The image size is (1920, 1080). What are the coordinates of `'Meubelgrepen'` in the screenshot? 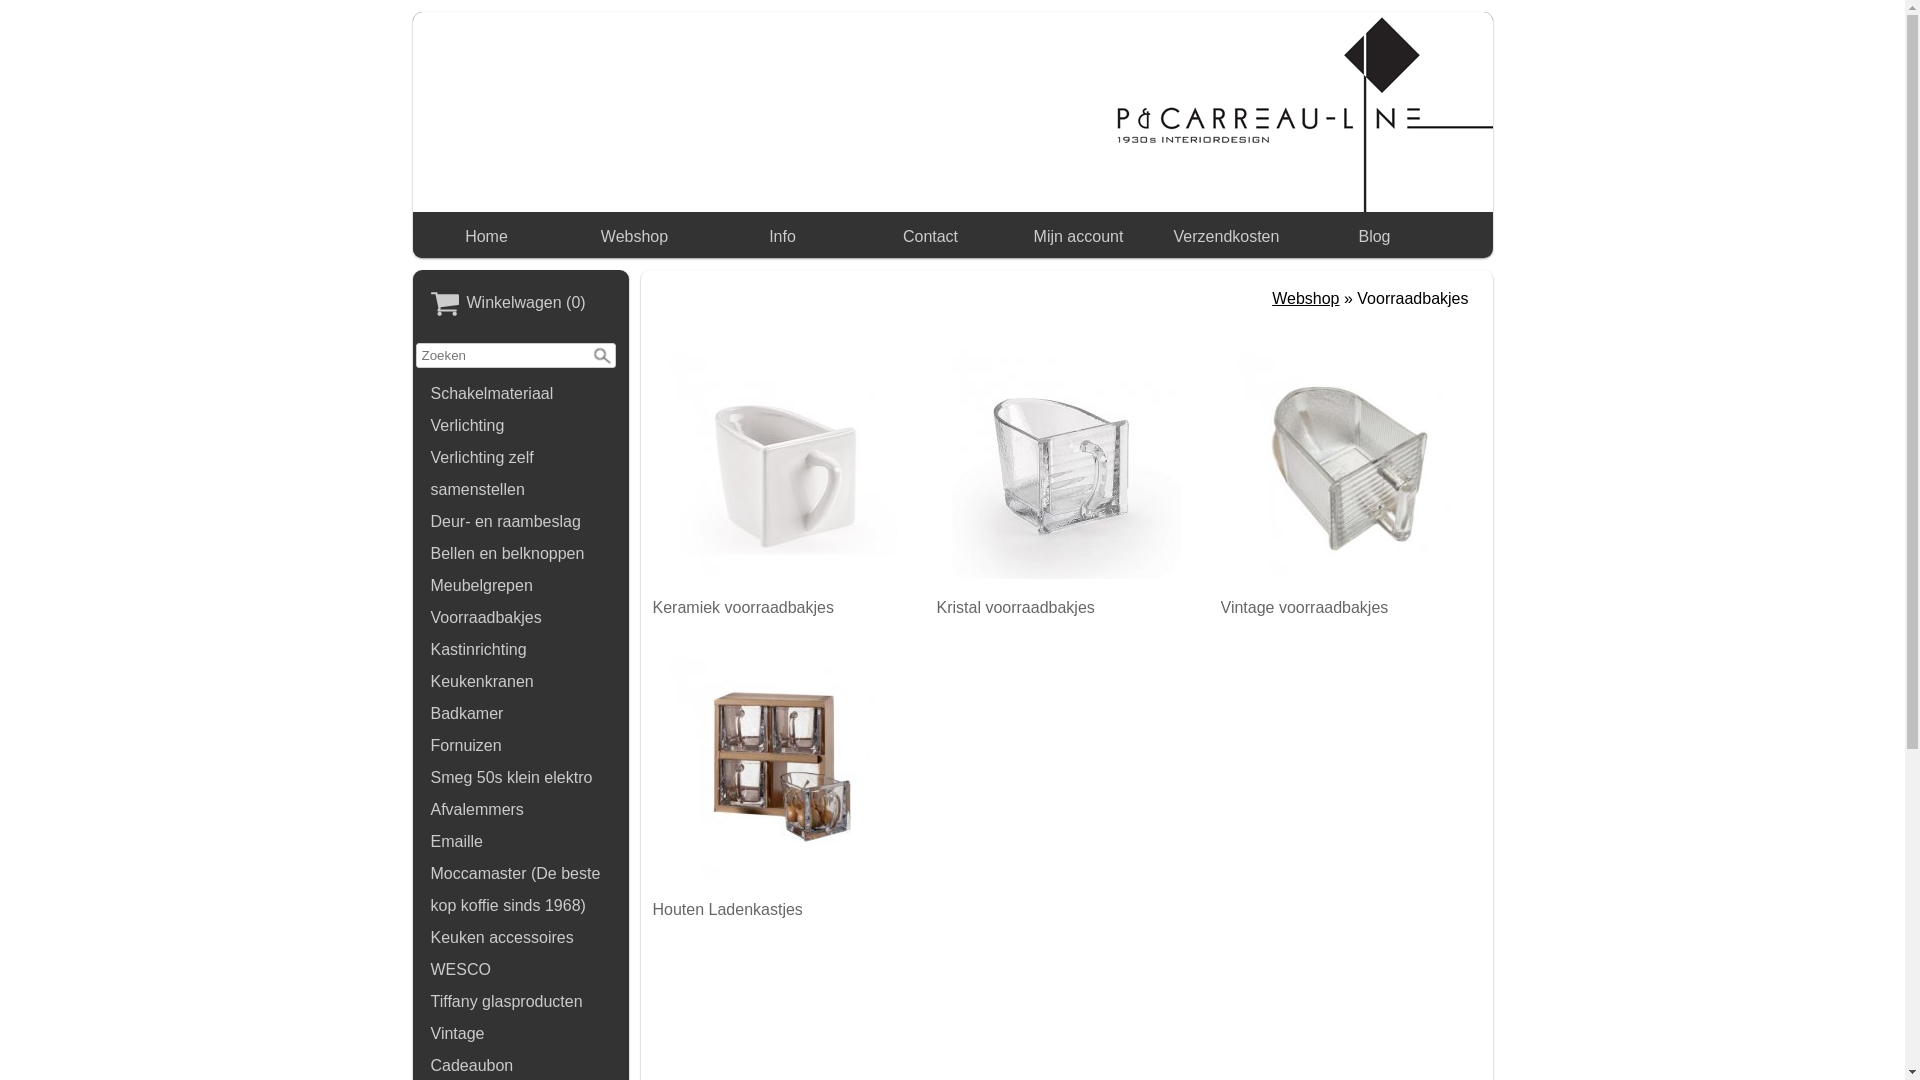 It's located at (521, 585).